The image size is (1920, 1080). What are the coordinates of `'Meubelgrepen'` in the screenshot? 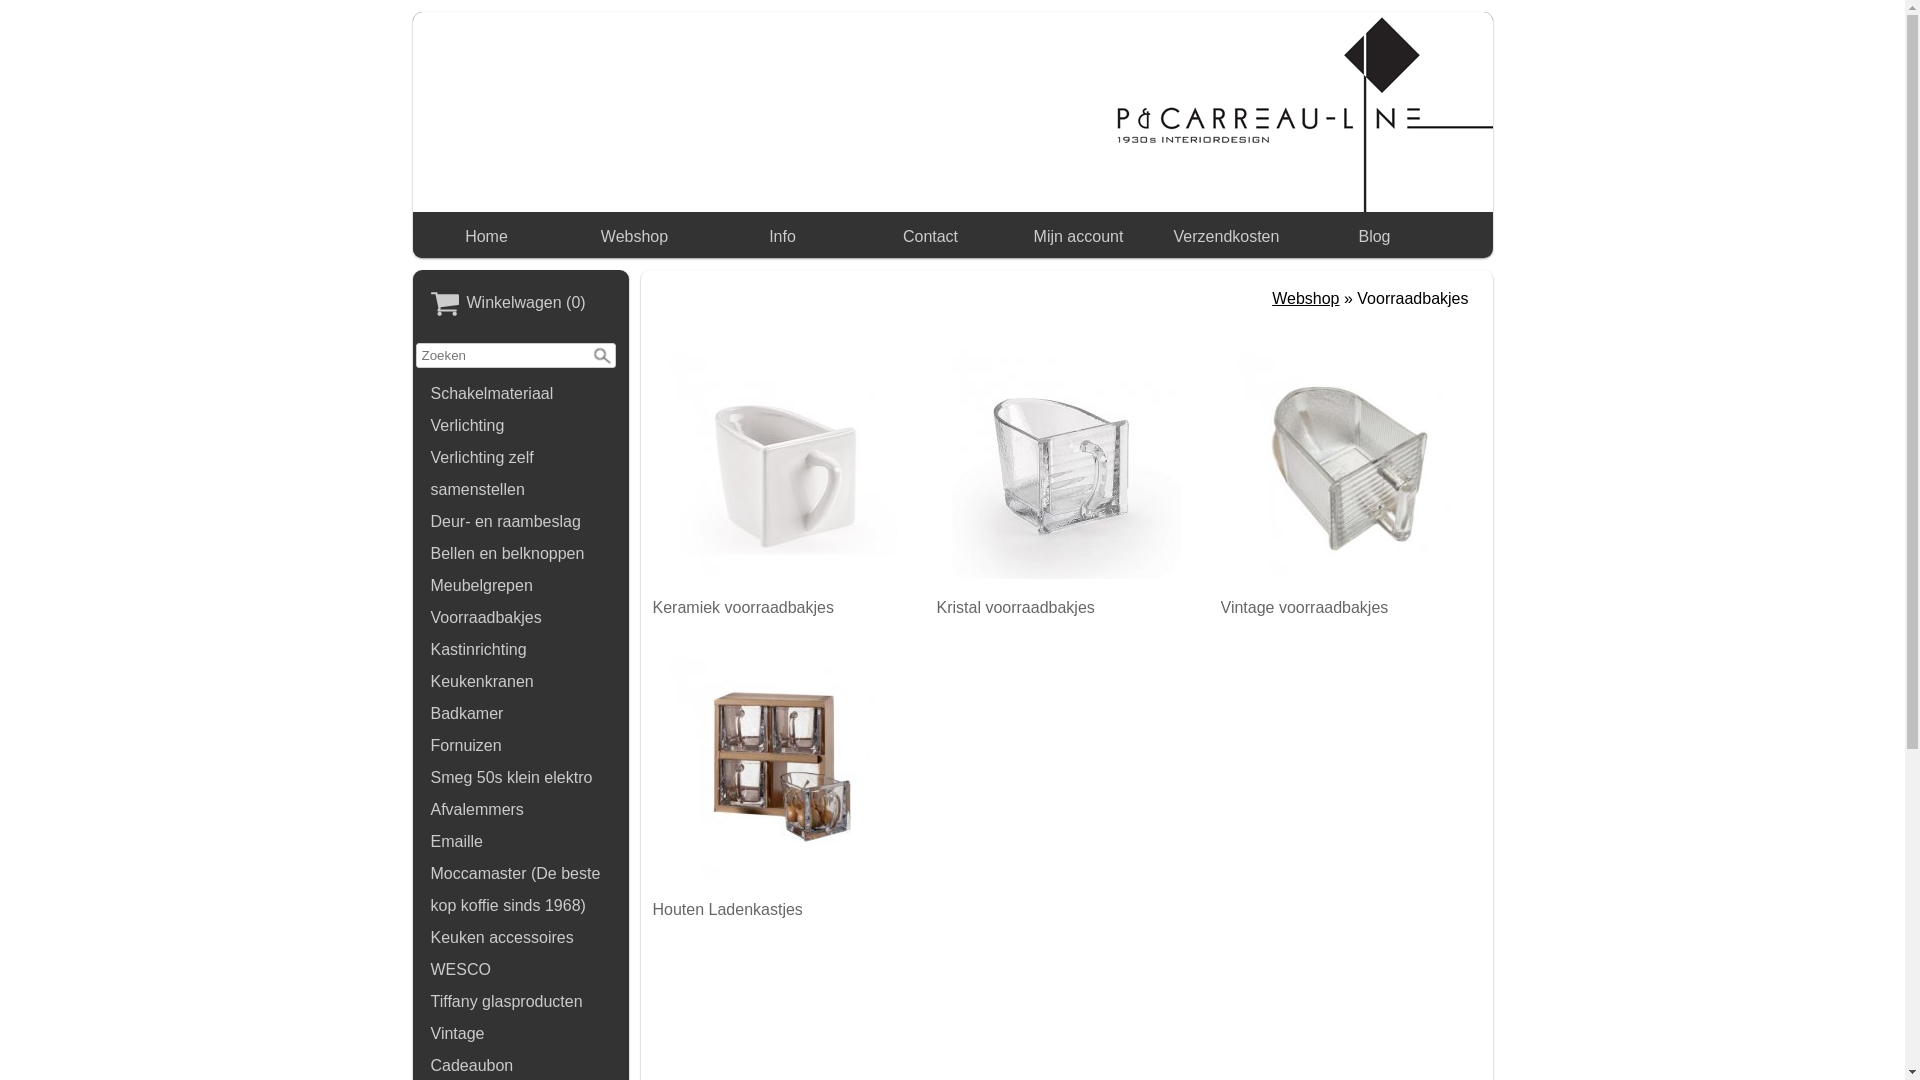 It's located at (521, 585).